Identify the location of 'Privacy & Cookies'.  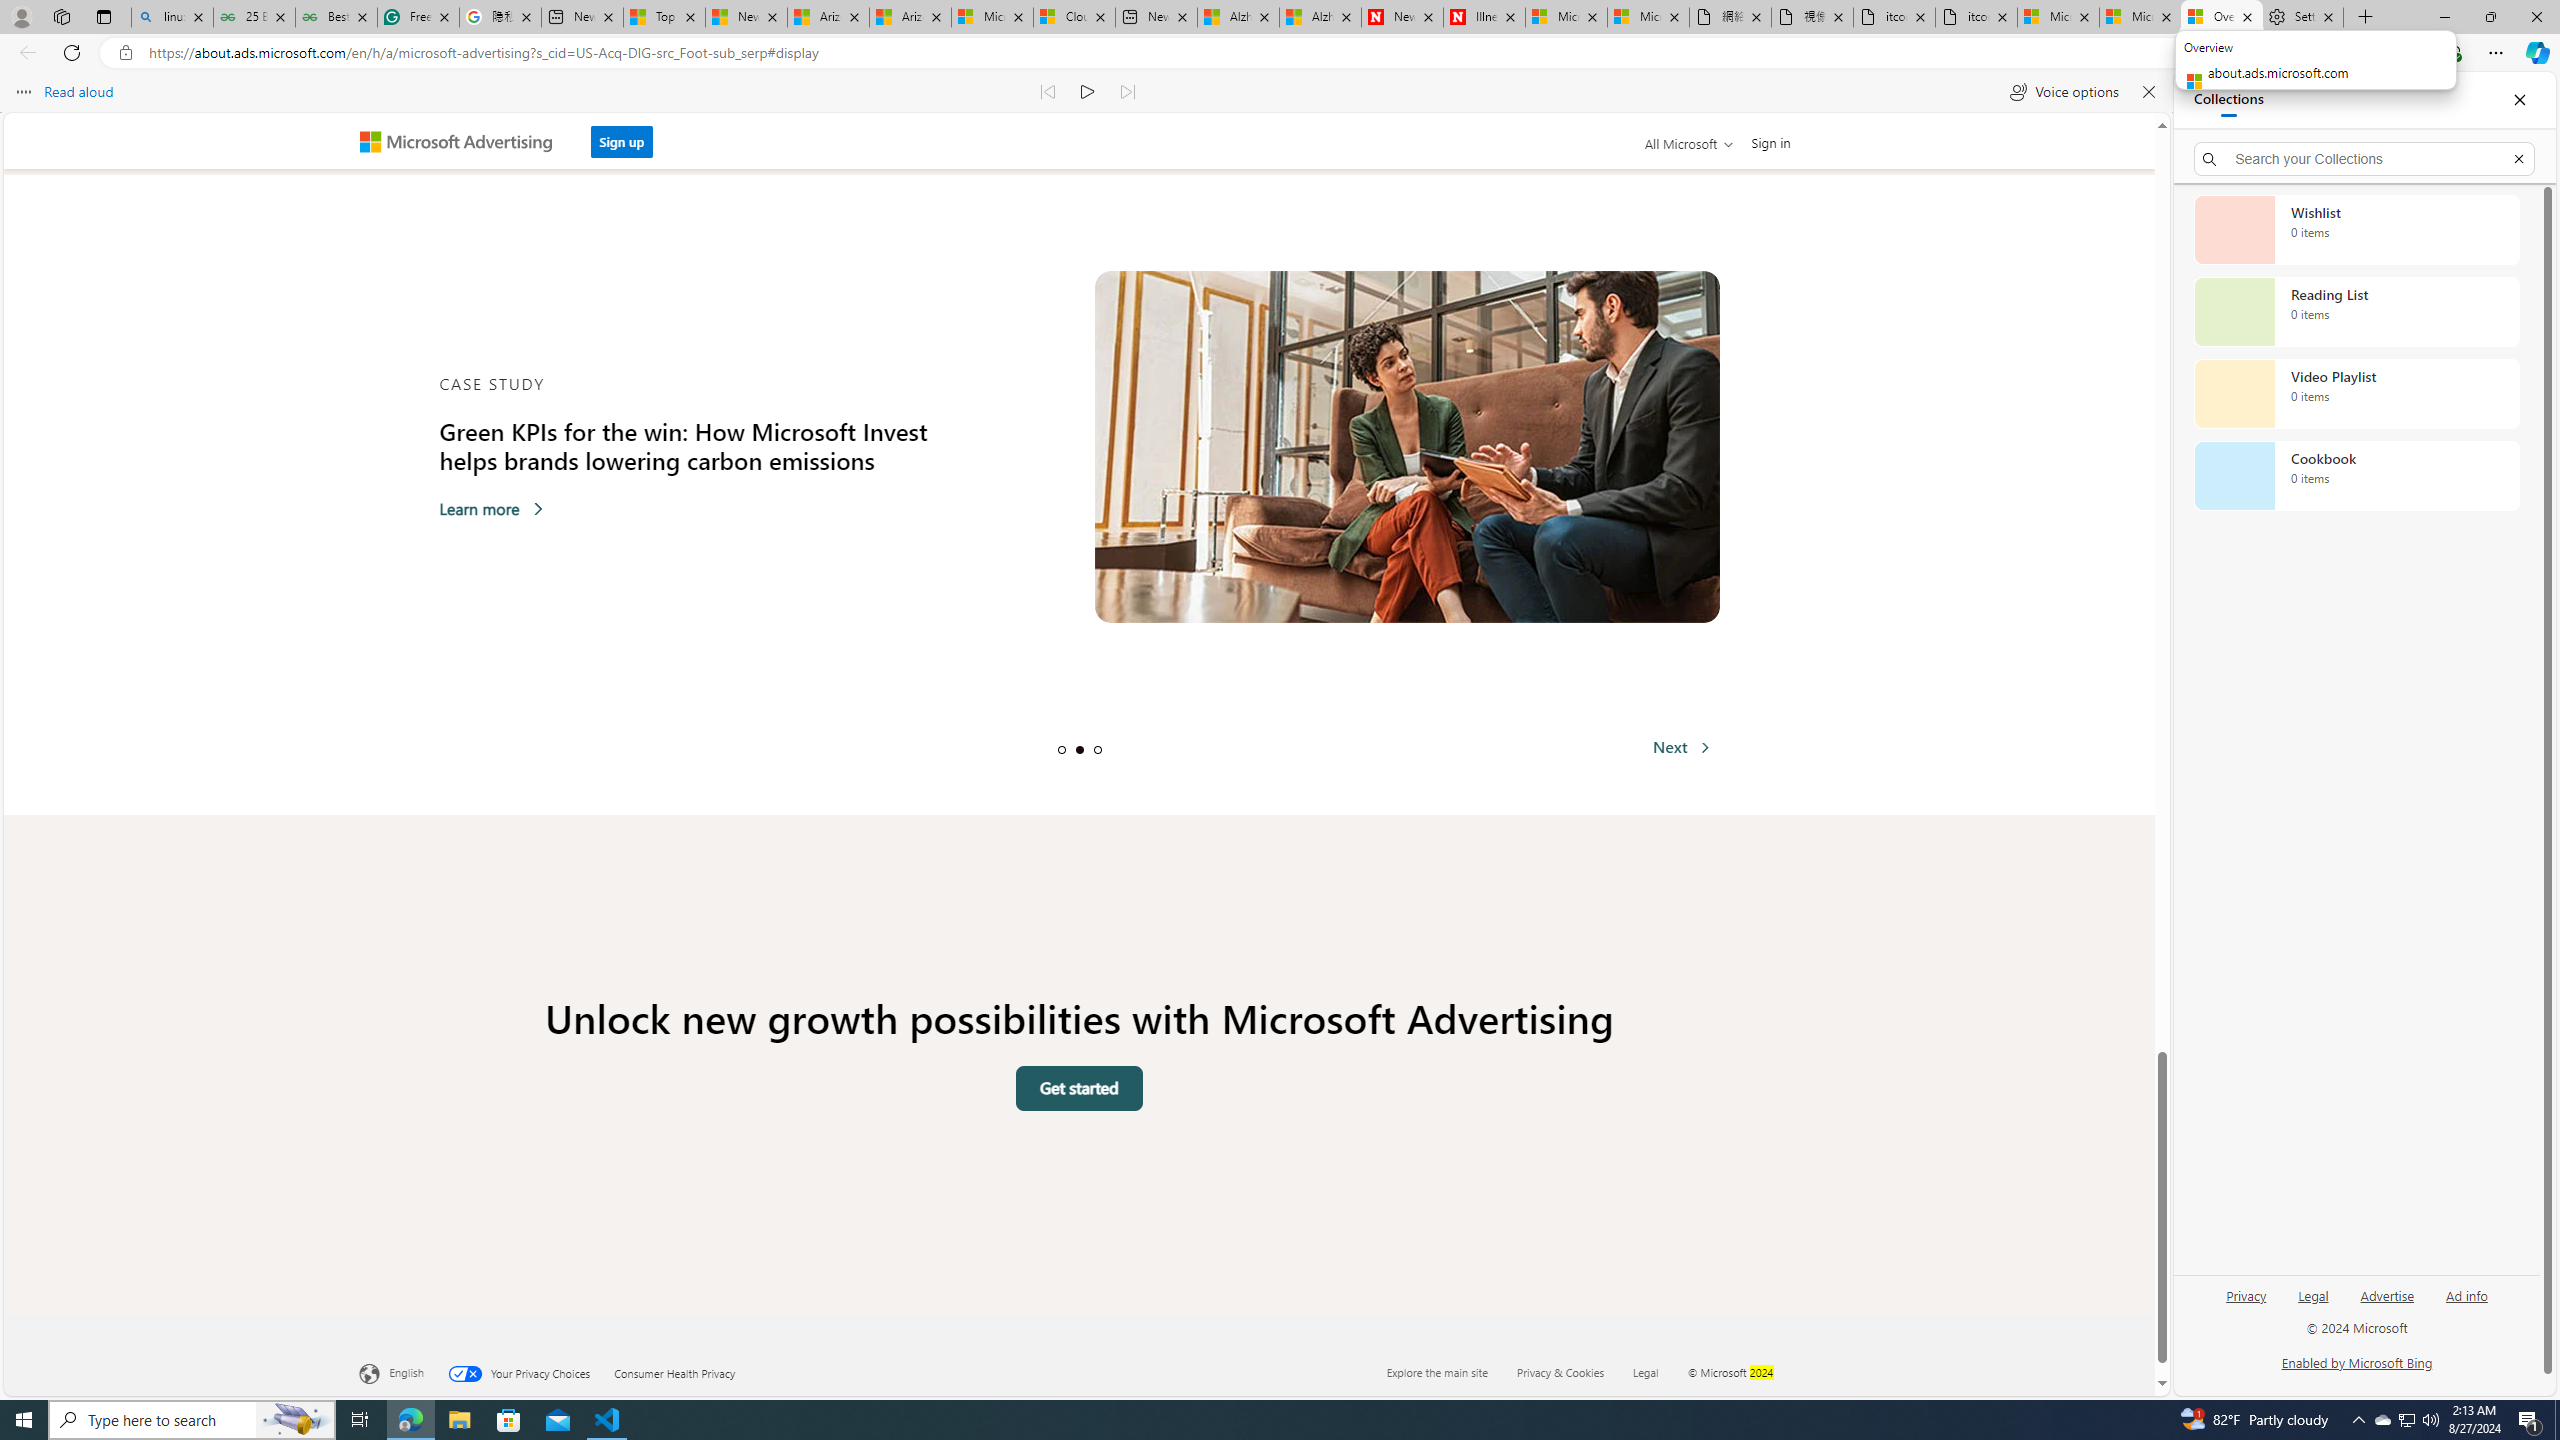
(1573, 1371).